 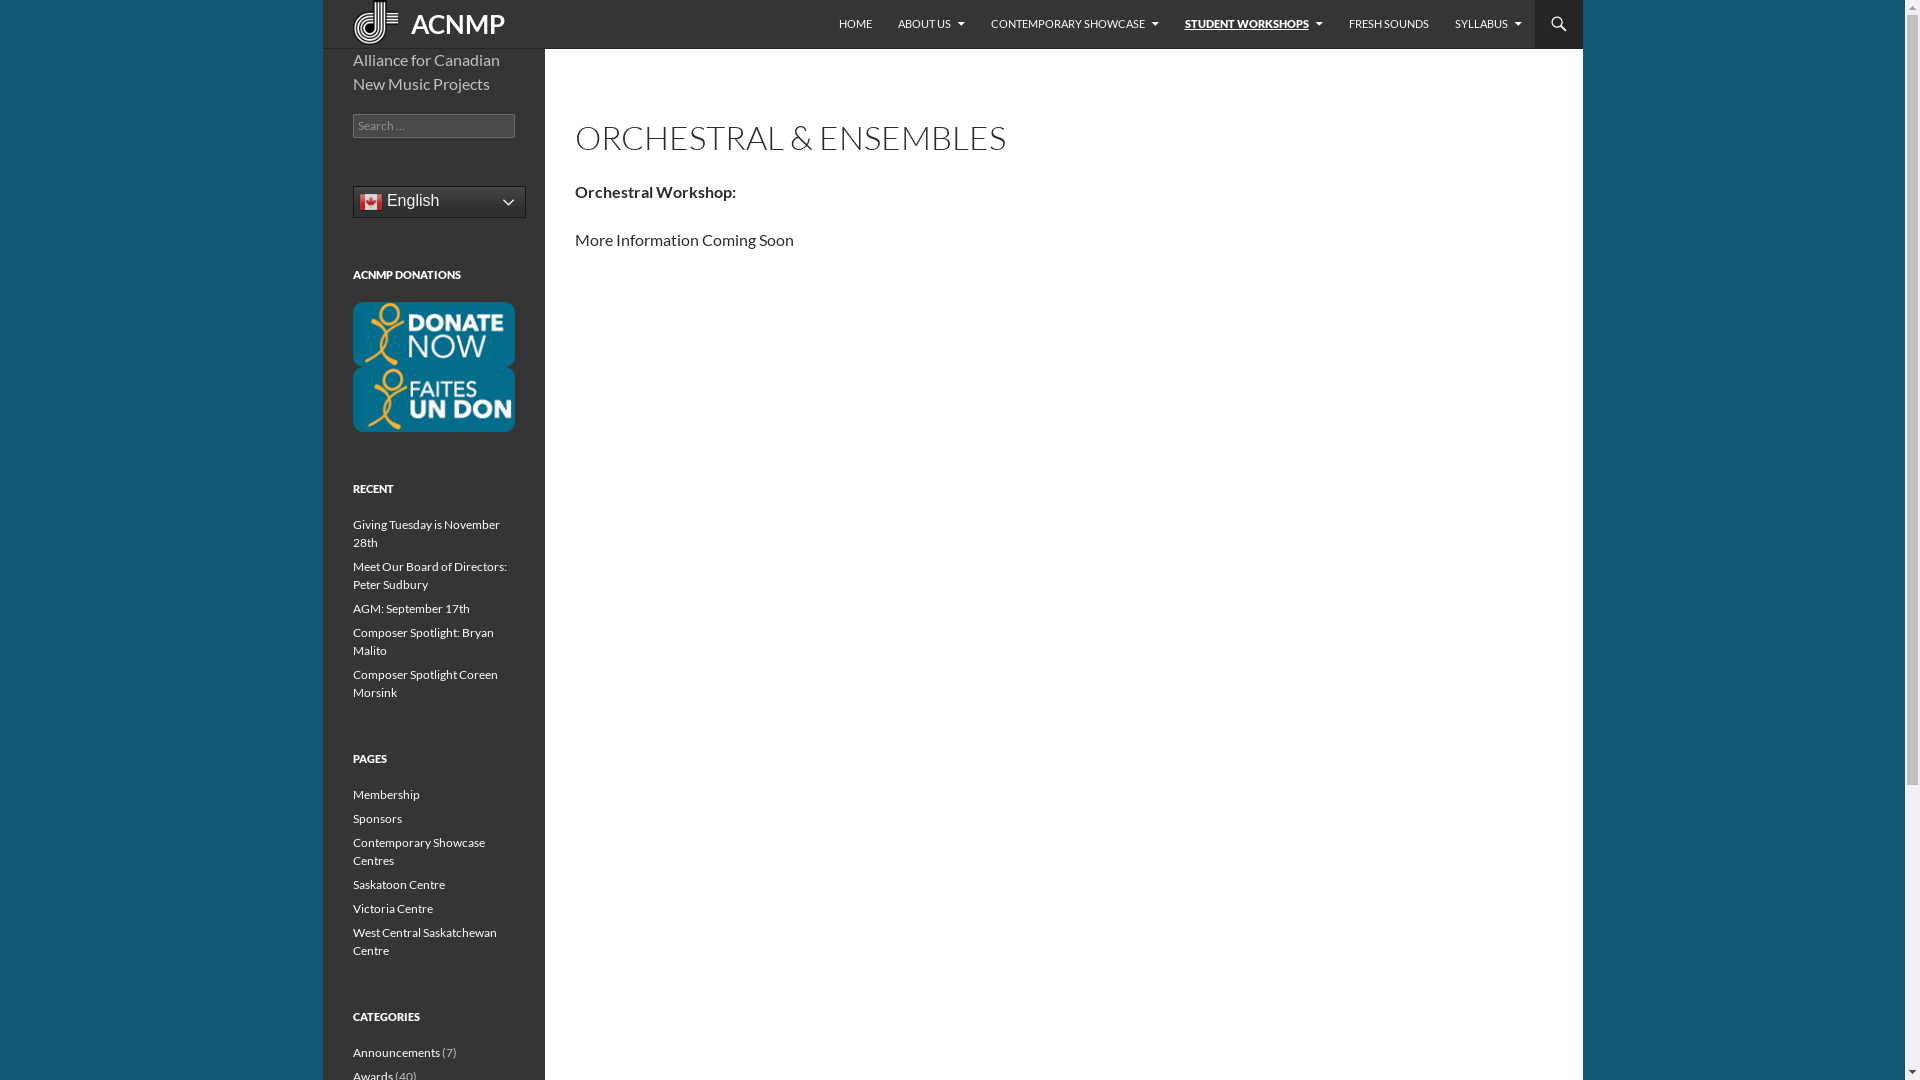 I want to click on 'SYLLABUS', so click(x=1441, y=23).